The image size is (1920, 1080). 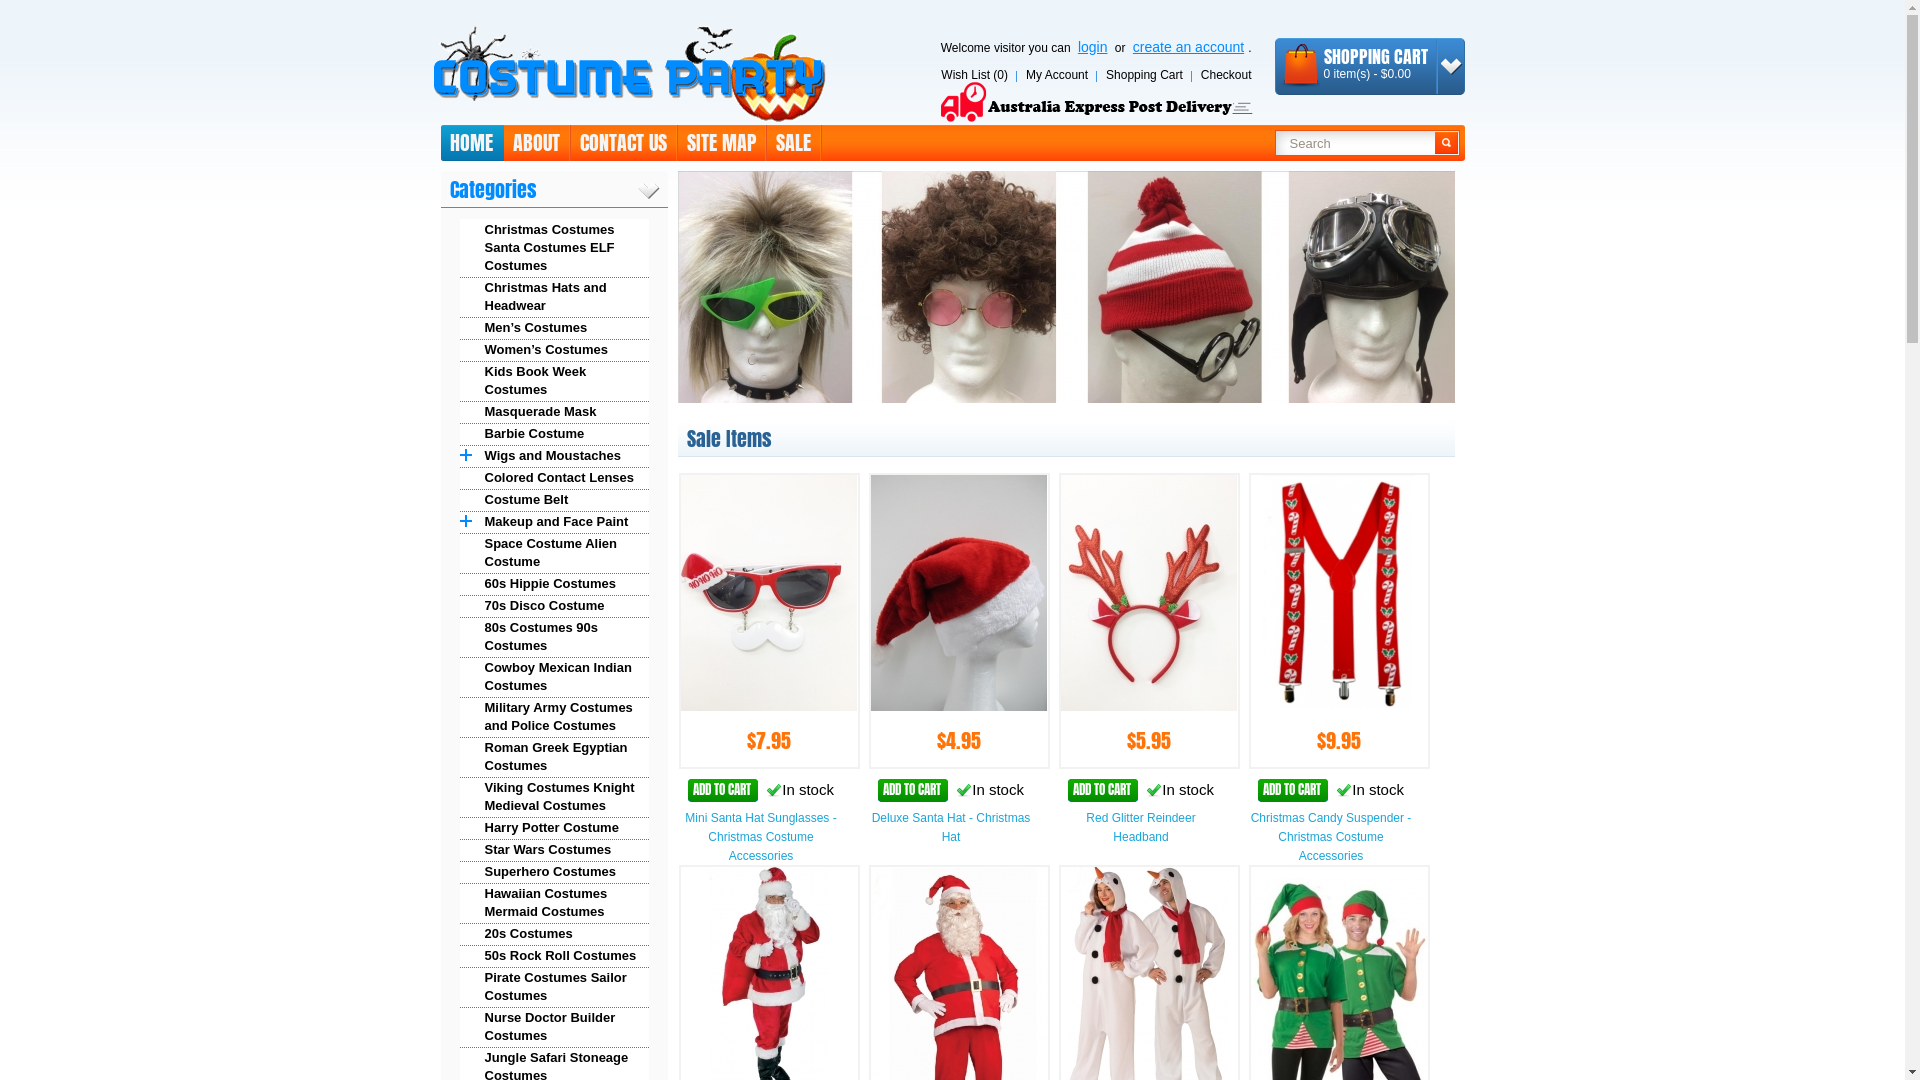 What do you see at coordinates (554, 870) in the screenshot?
I see `'Superhero Costumes'` at bounding box center [554, 870].